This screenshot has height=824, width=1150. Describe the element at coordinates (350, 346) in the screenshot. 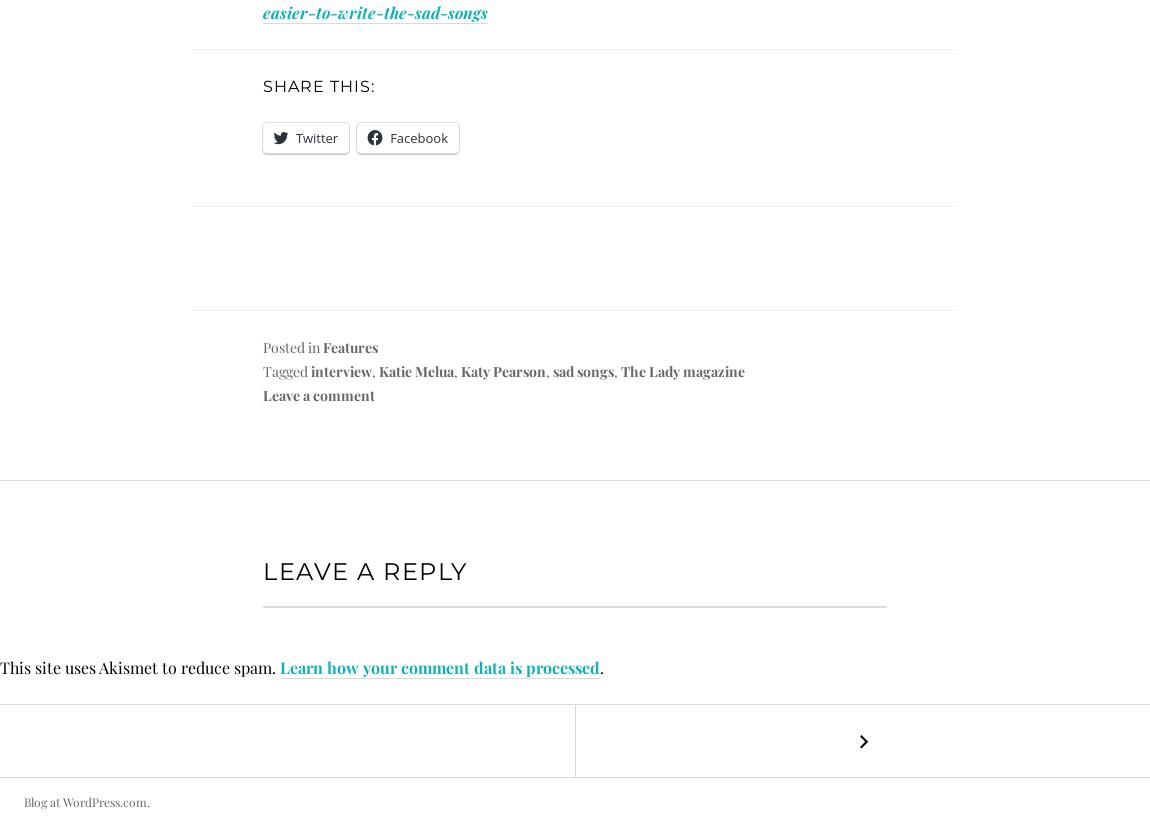

I see `'Features'` at that location.